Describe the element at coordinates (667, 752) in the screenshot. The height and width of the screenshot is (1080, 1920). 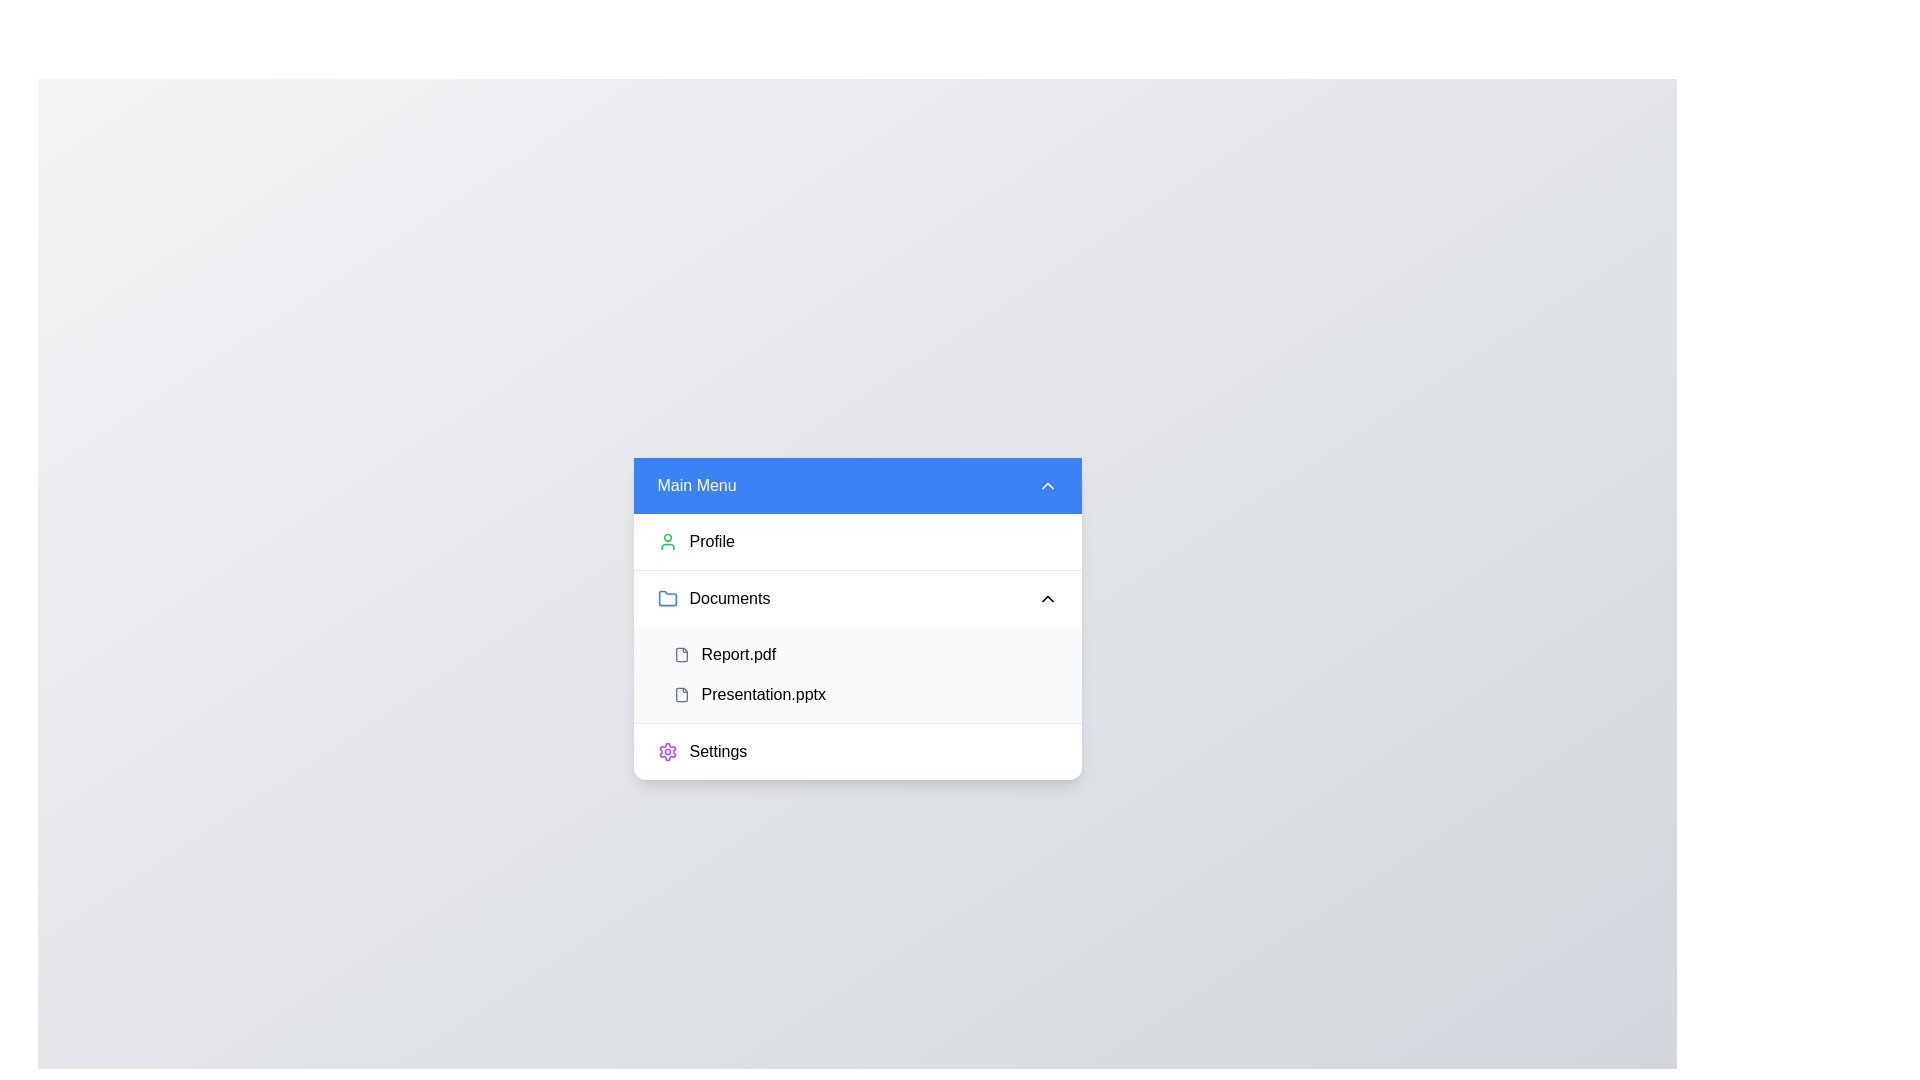
I see `on the purple gear icon representing settings, located at the bottom of the dropdown menu labeled 'Main Menu'` at that location.